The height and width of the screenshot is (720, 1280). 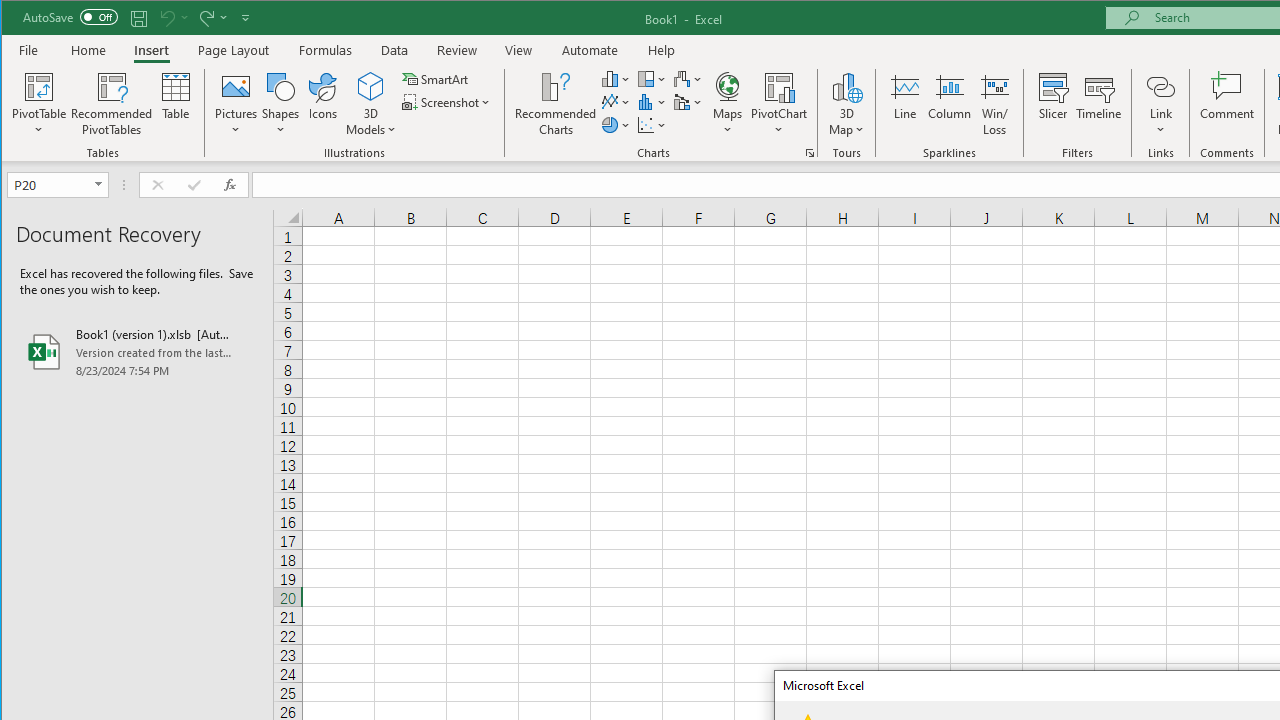 I want to click on 'Screenshot', so click(x=447, y=102).